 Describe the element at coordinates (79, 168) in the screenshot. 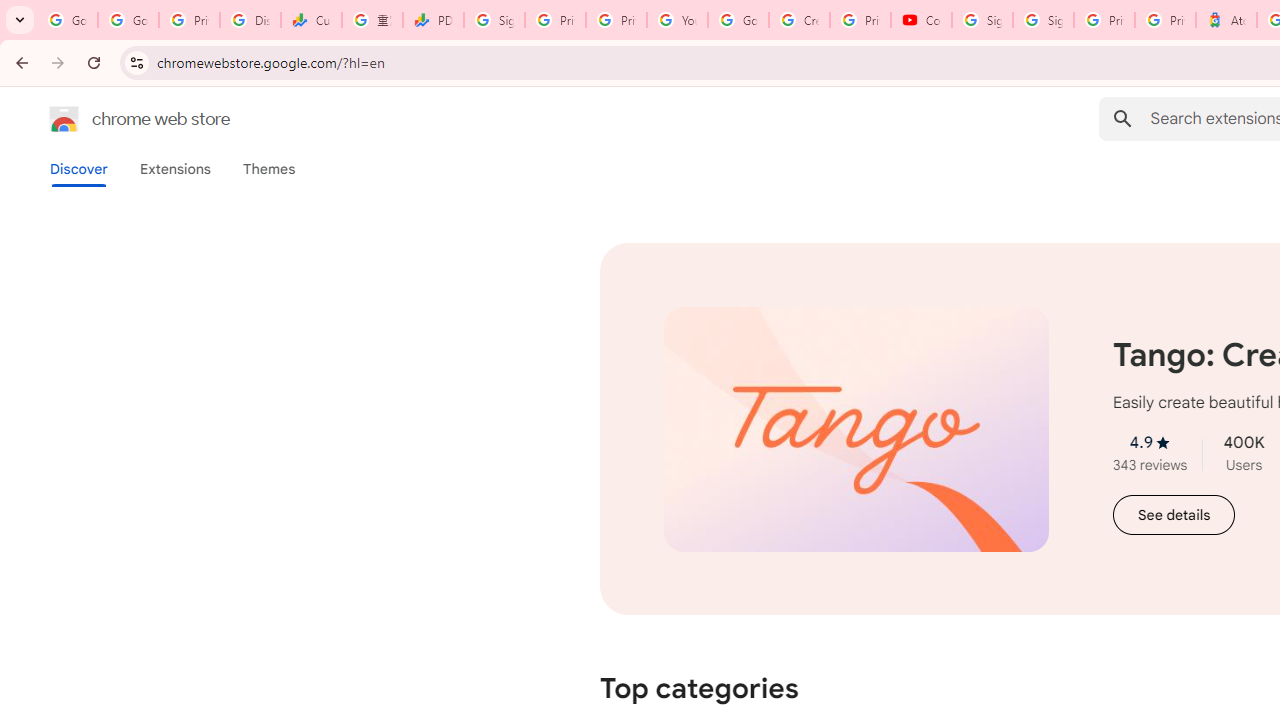

I see `'Discover'` at that location.